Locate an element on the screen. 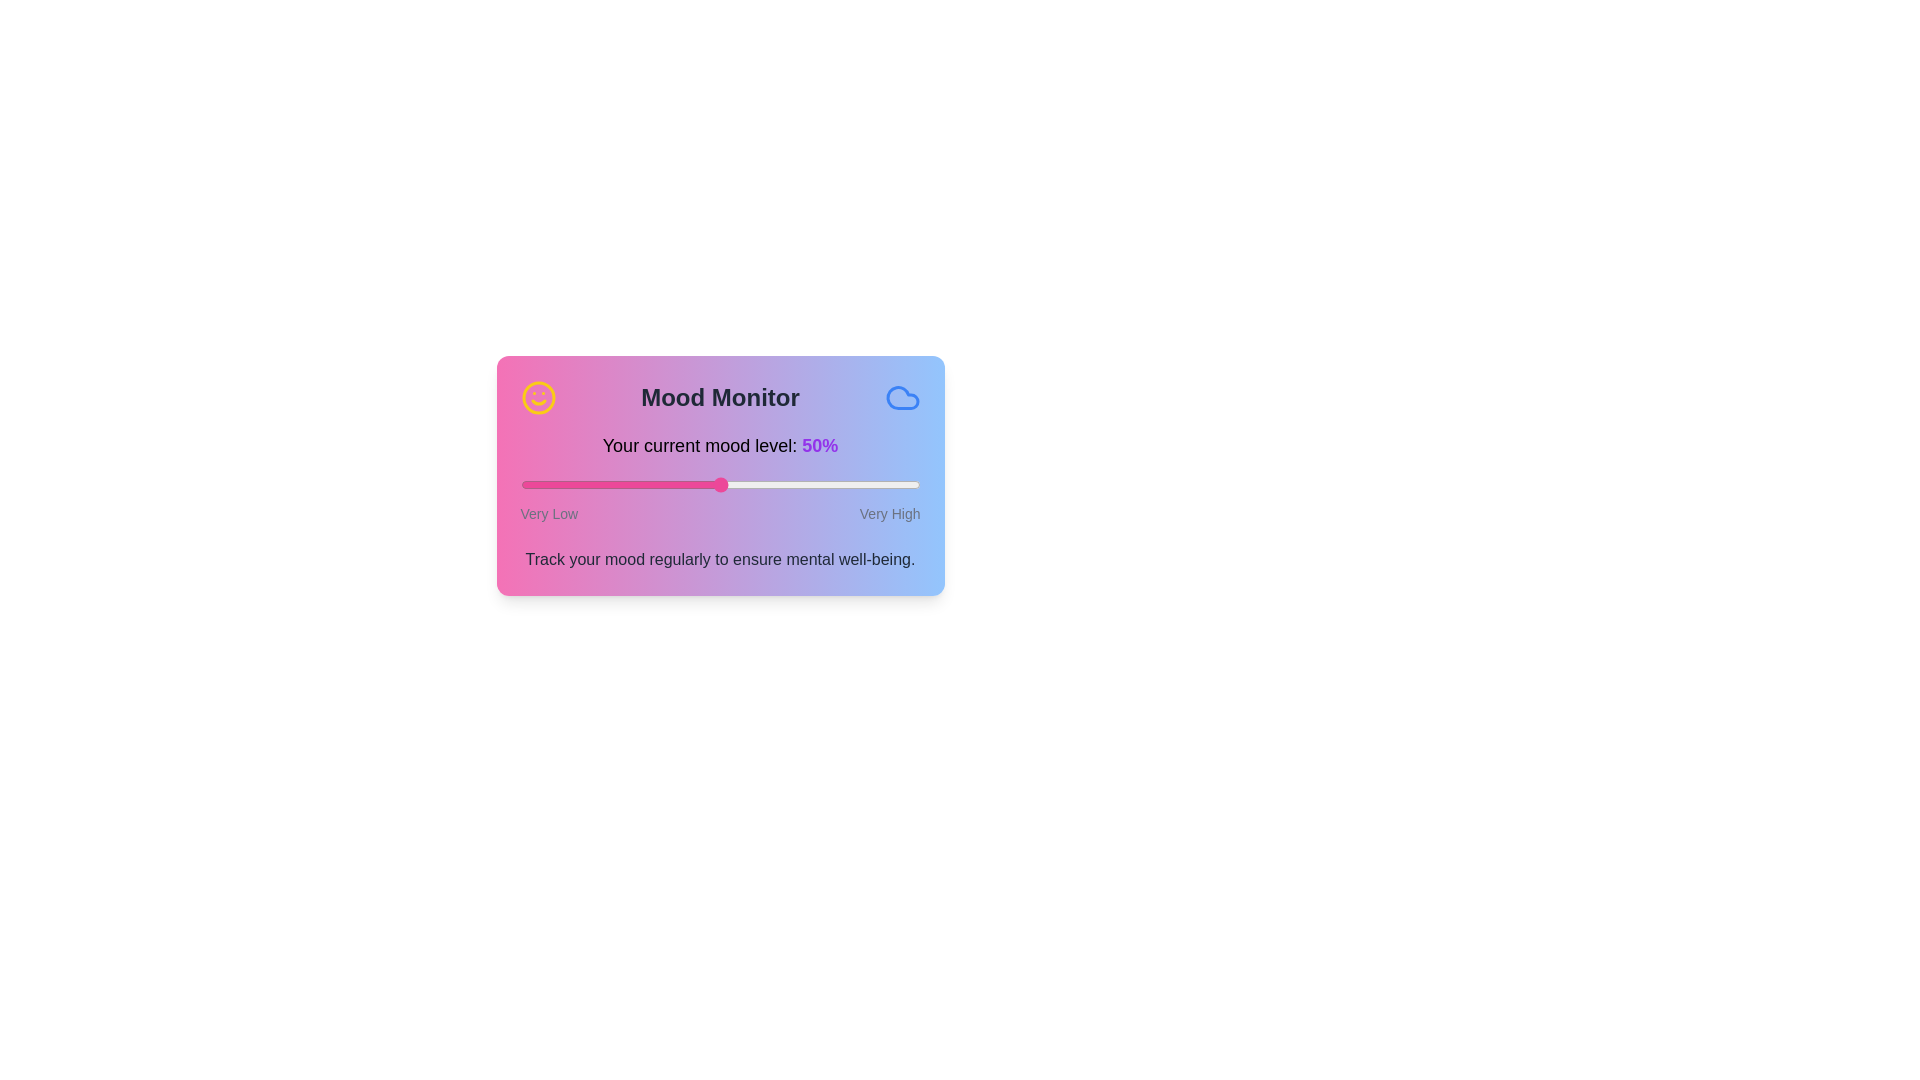  the mood slider to set the mood level to 73% is located at coordinates (812, 485).